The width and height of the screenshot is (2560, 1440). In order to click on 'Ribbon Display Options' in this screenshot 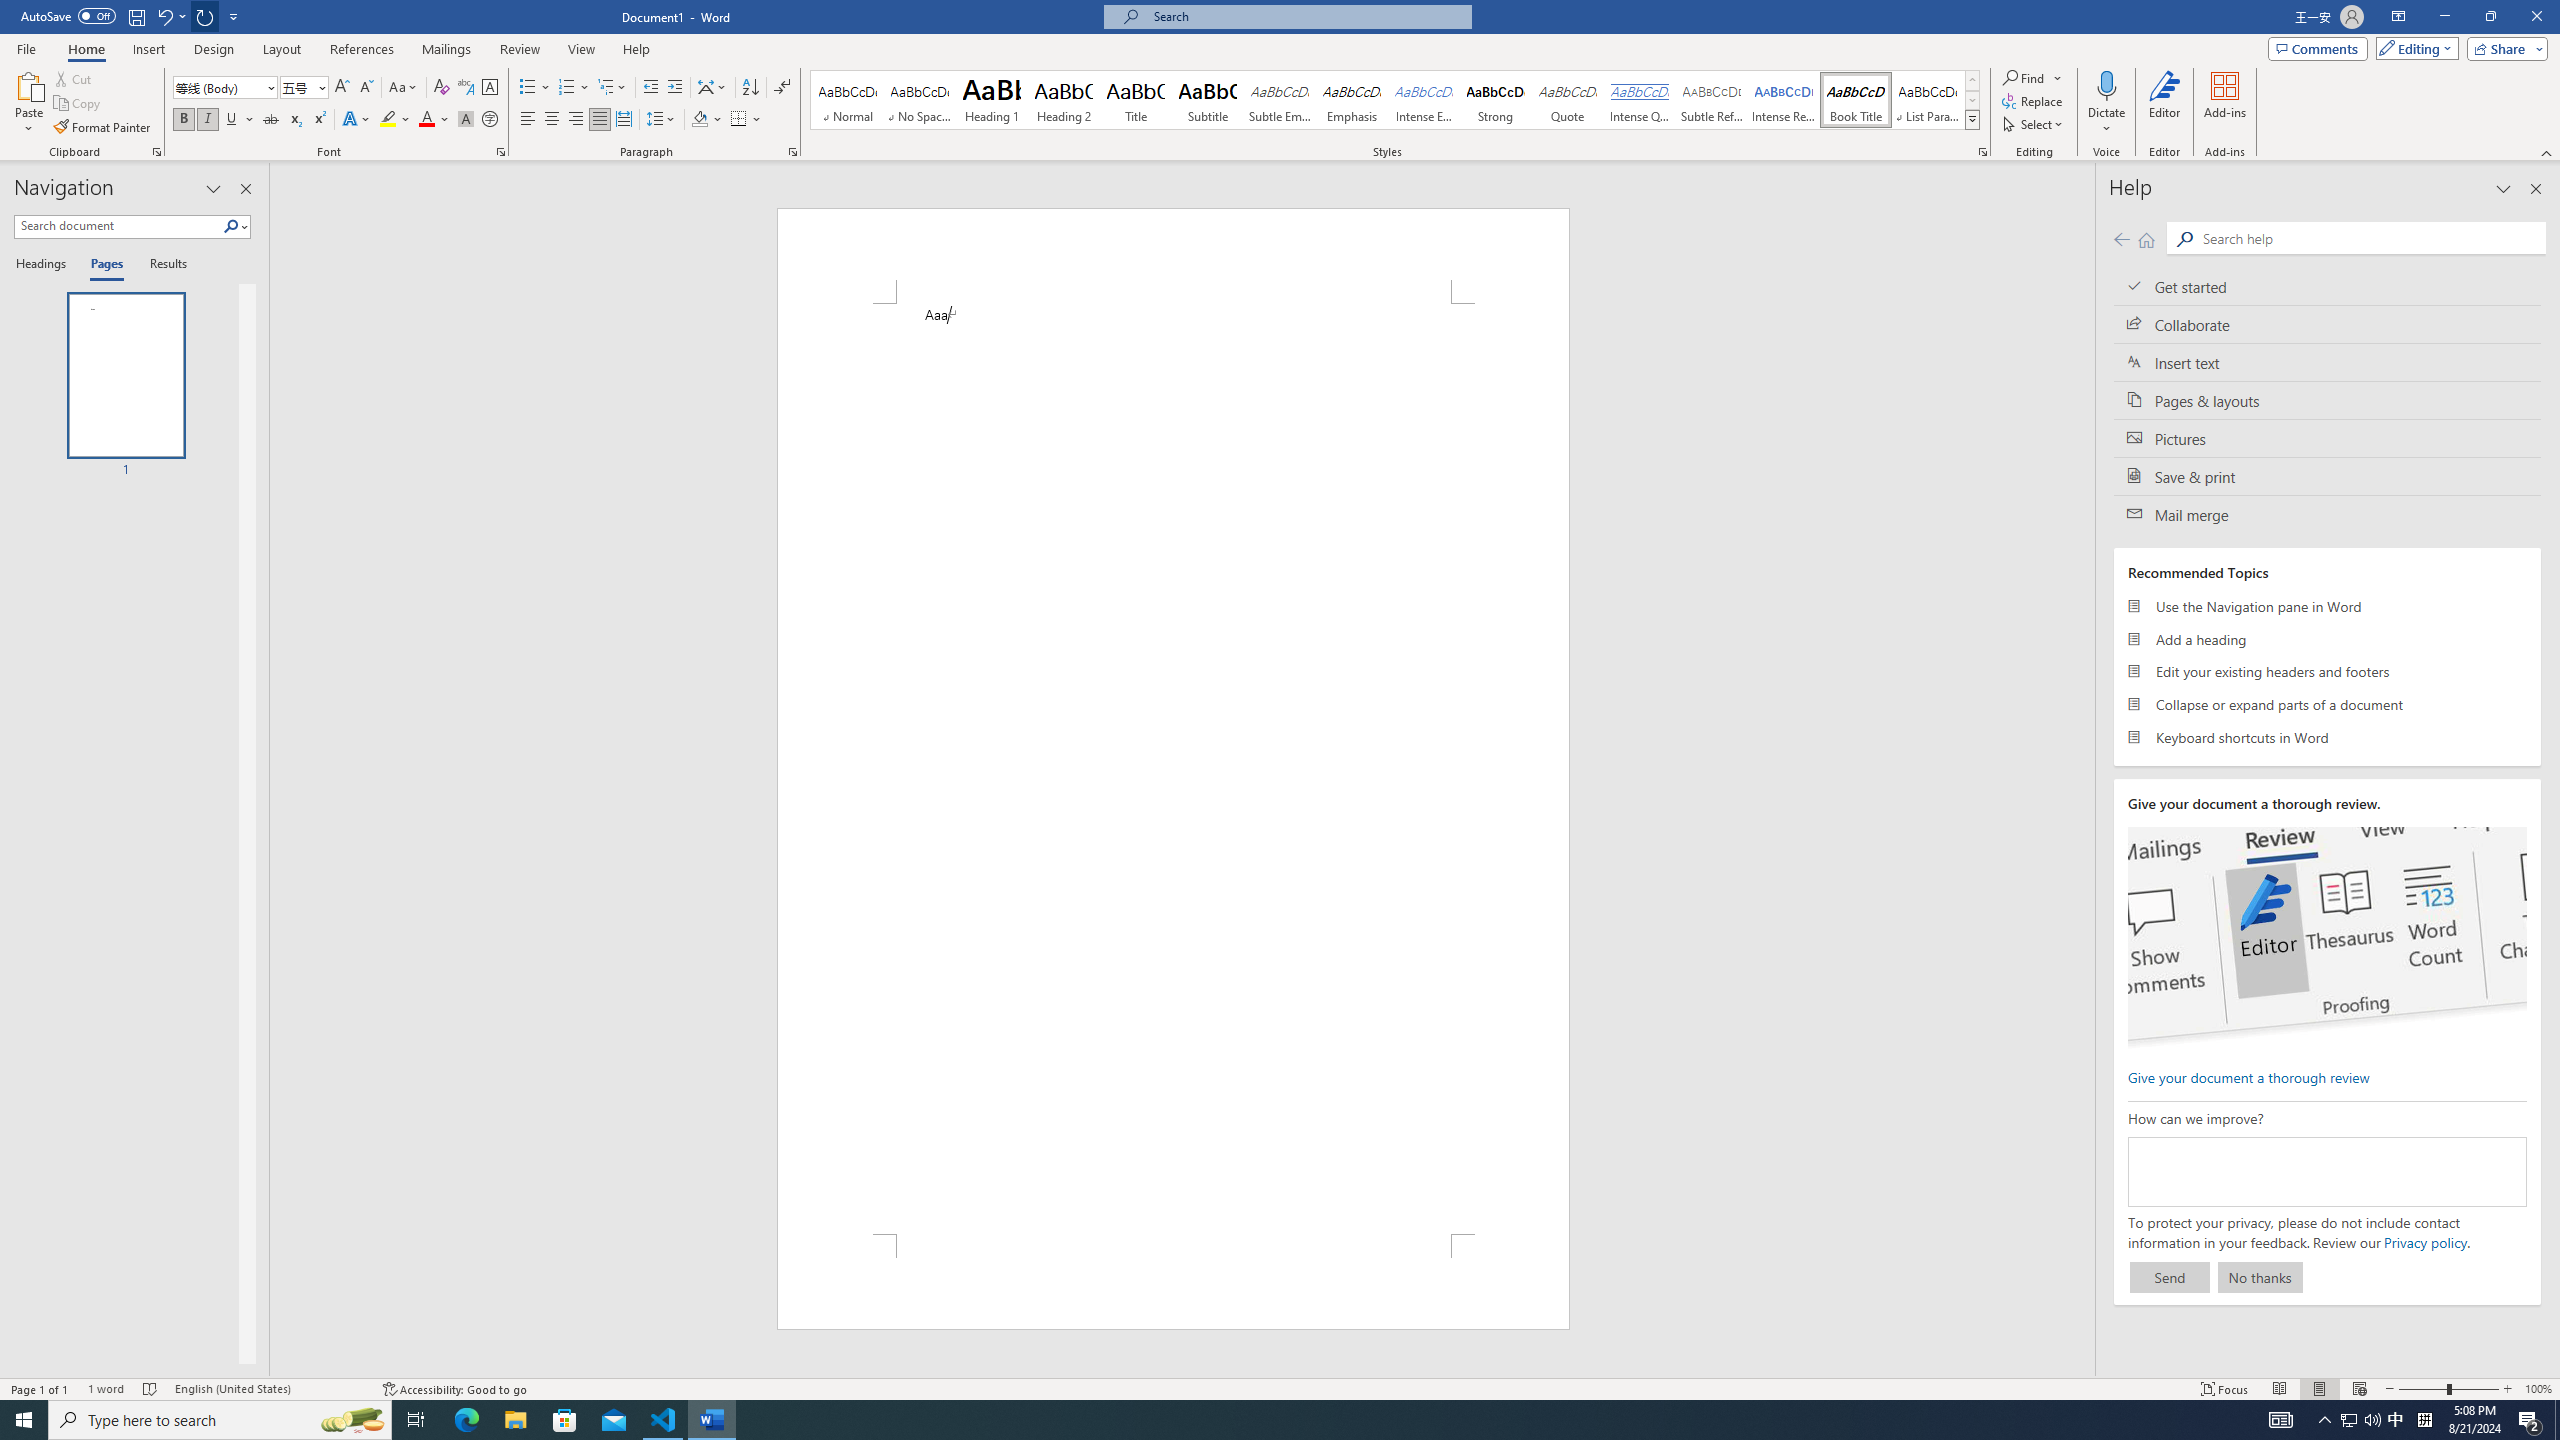, I will do `click(2397, 16)`.